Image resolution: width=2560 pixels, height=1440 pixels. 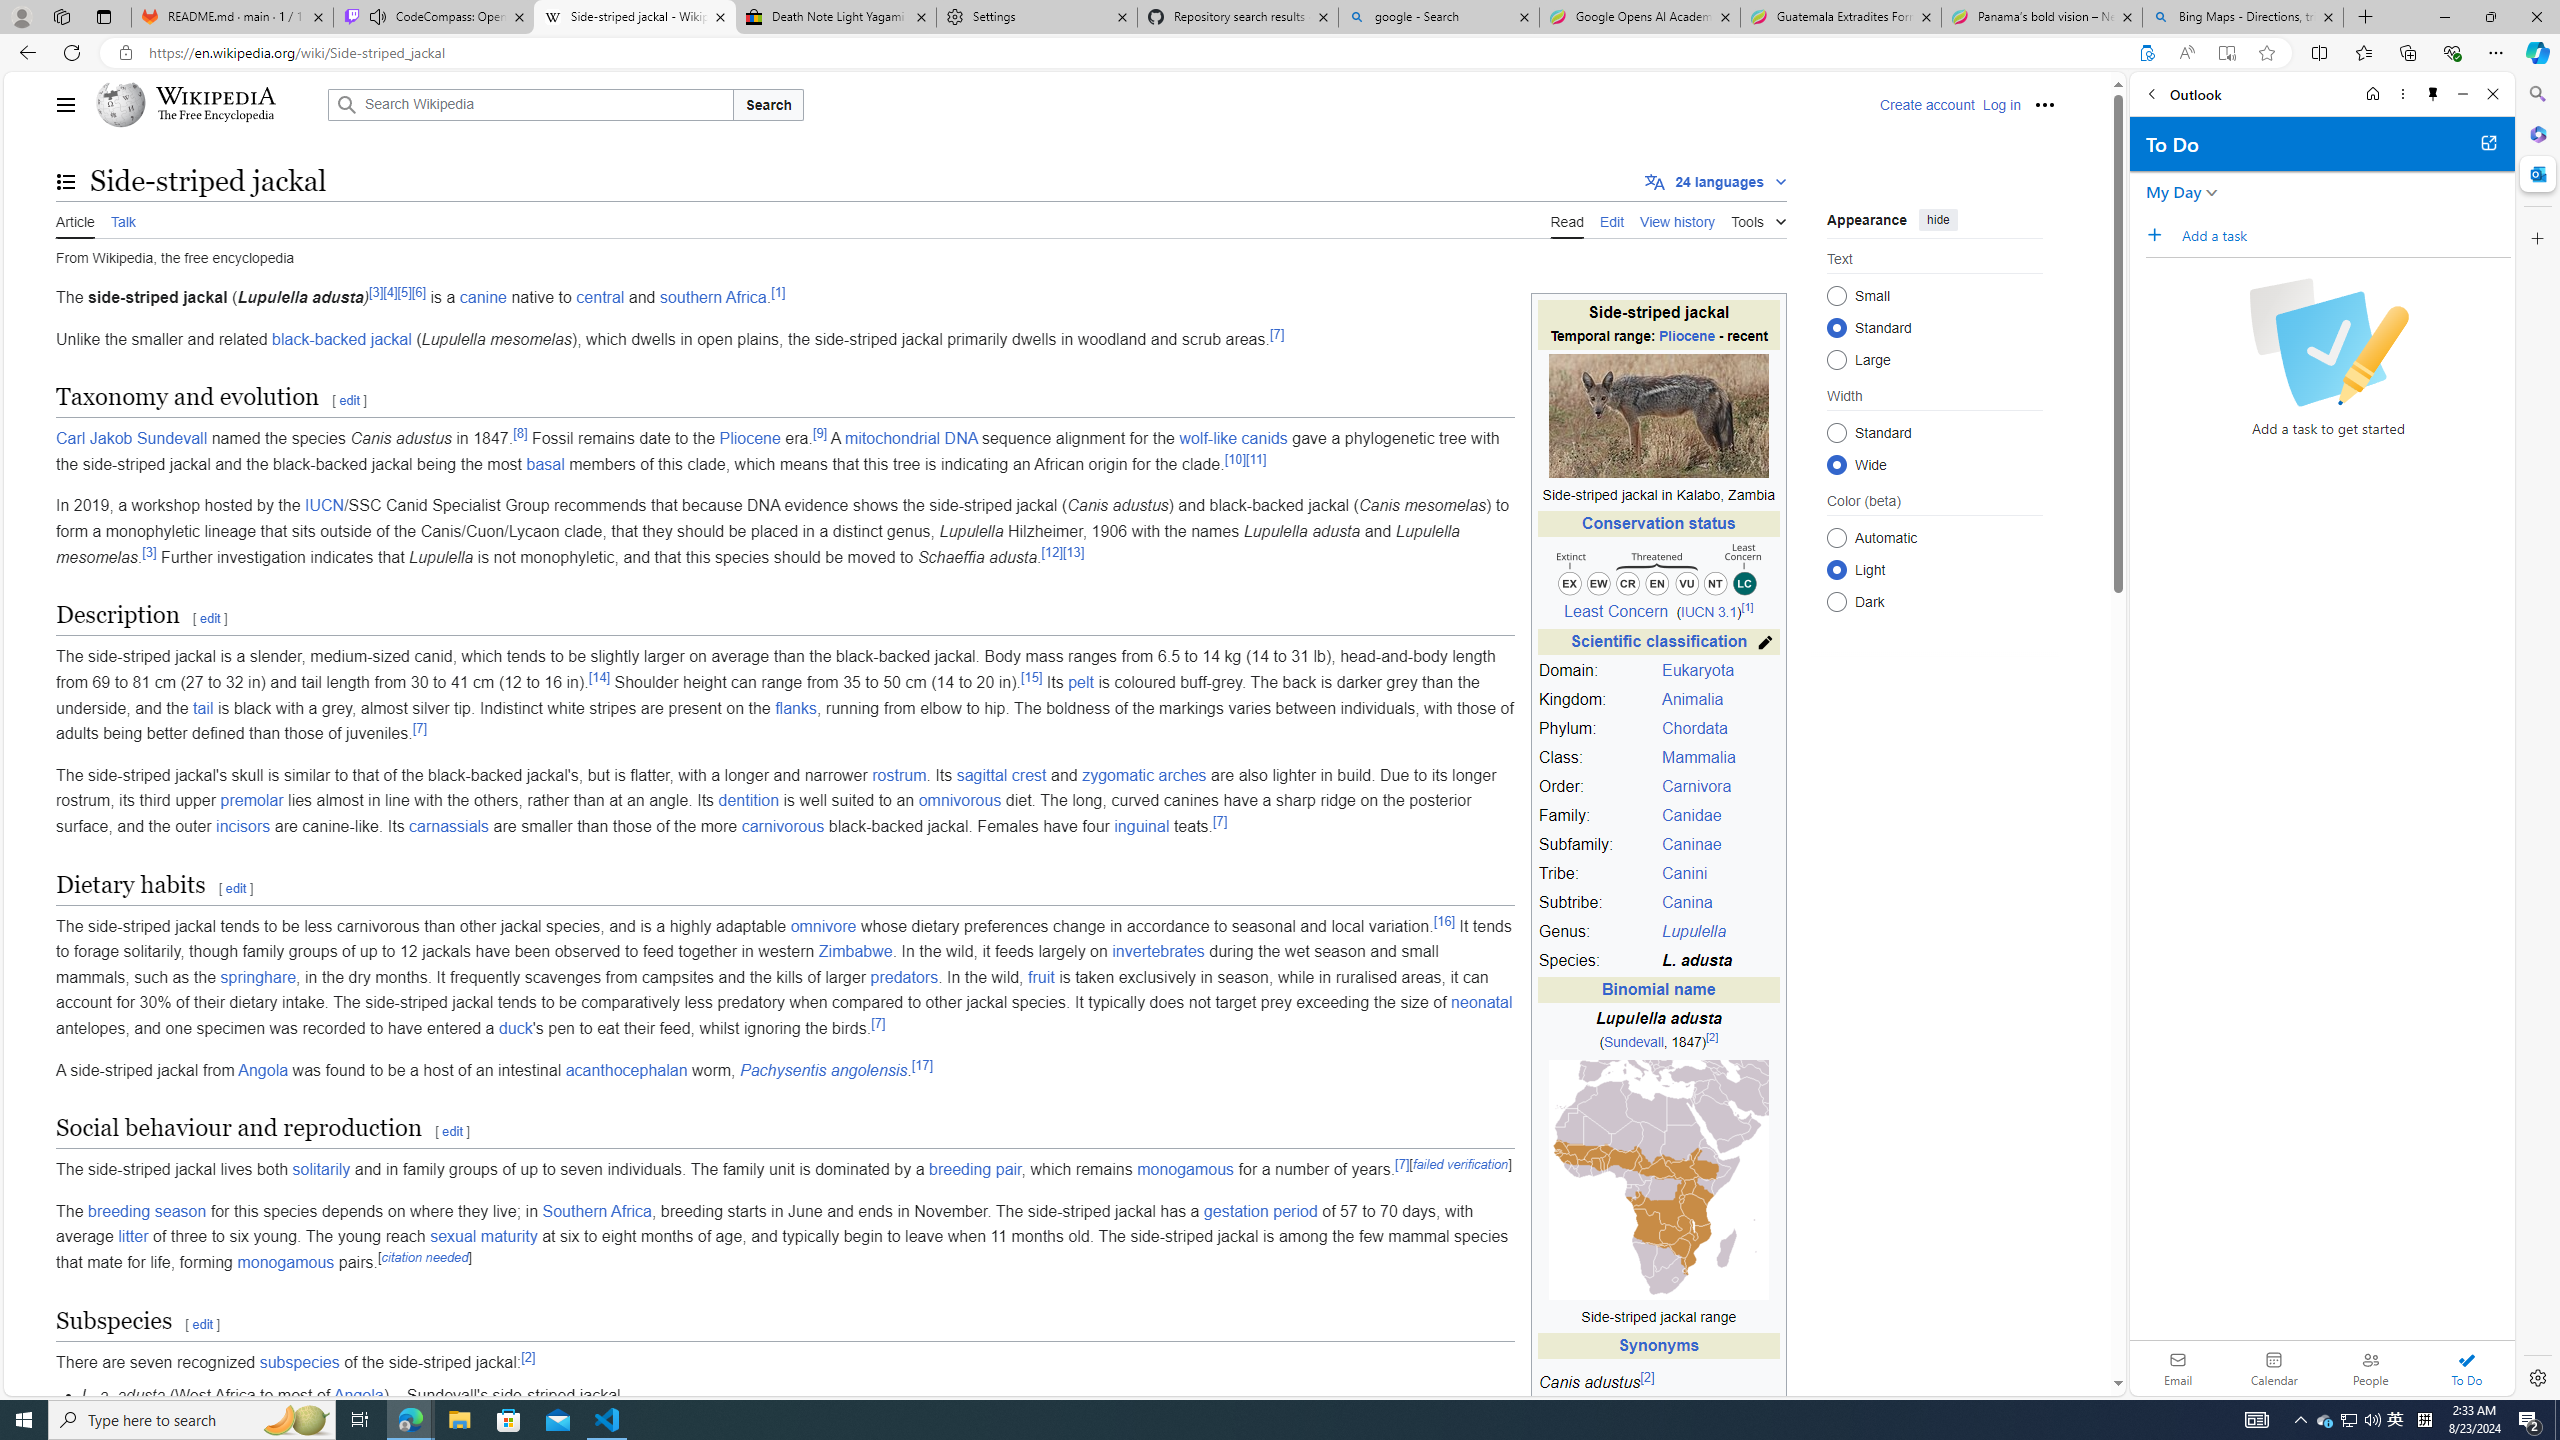 What do you see at coordinates (242, 824) in the screenshot?
I see `'incisors'` at bounding box center [242, 824].